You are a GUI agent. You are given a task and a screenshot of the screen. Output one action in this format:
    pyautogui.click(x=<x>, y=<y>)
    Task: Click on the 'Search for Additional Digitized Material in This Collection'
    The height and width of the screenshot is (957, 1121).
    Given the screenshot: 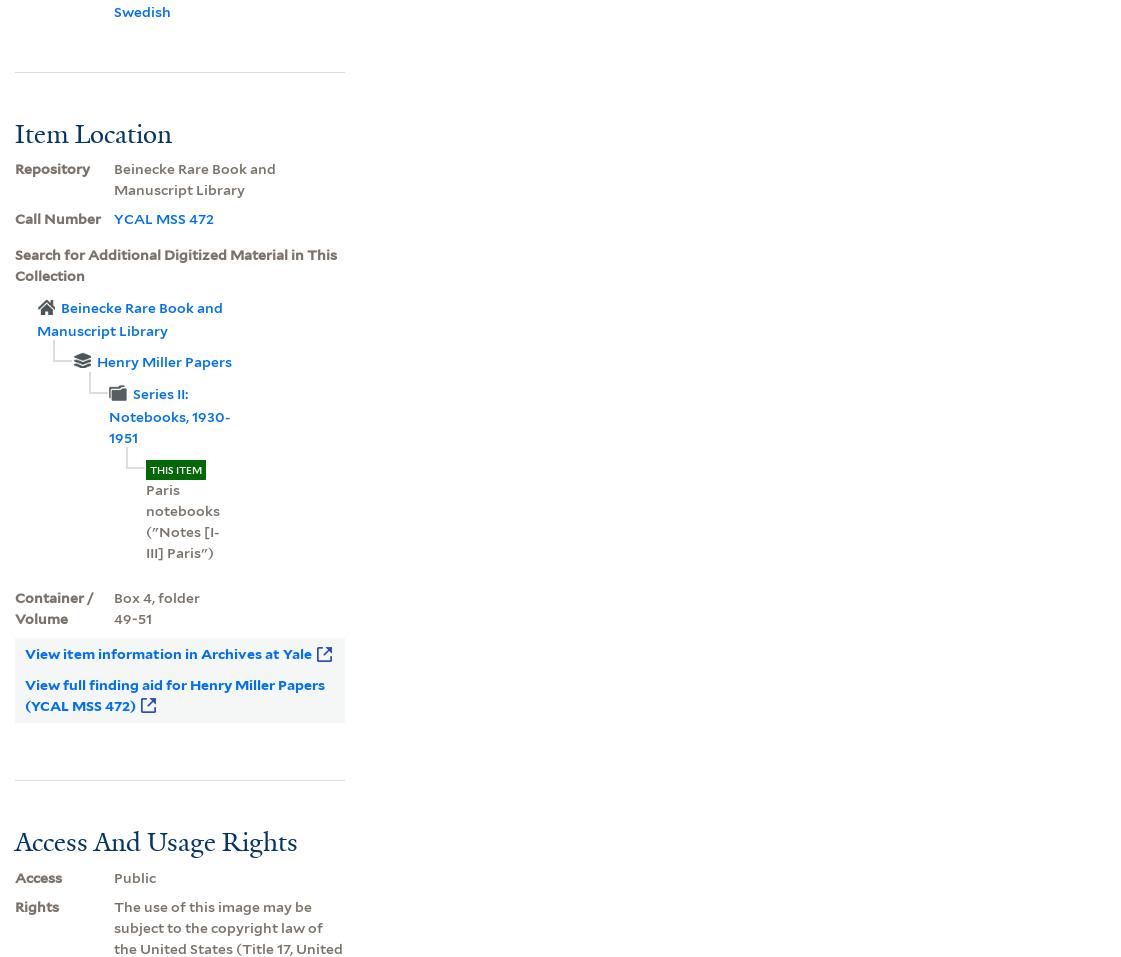 What is the action you would take?
    pyautogui.click(x=174, y=263)
    